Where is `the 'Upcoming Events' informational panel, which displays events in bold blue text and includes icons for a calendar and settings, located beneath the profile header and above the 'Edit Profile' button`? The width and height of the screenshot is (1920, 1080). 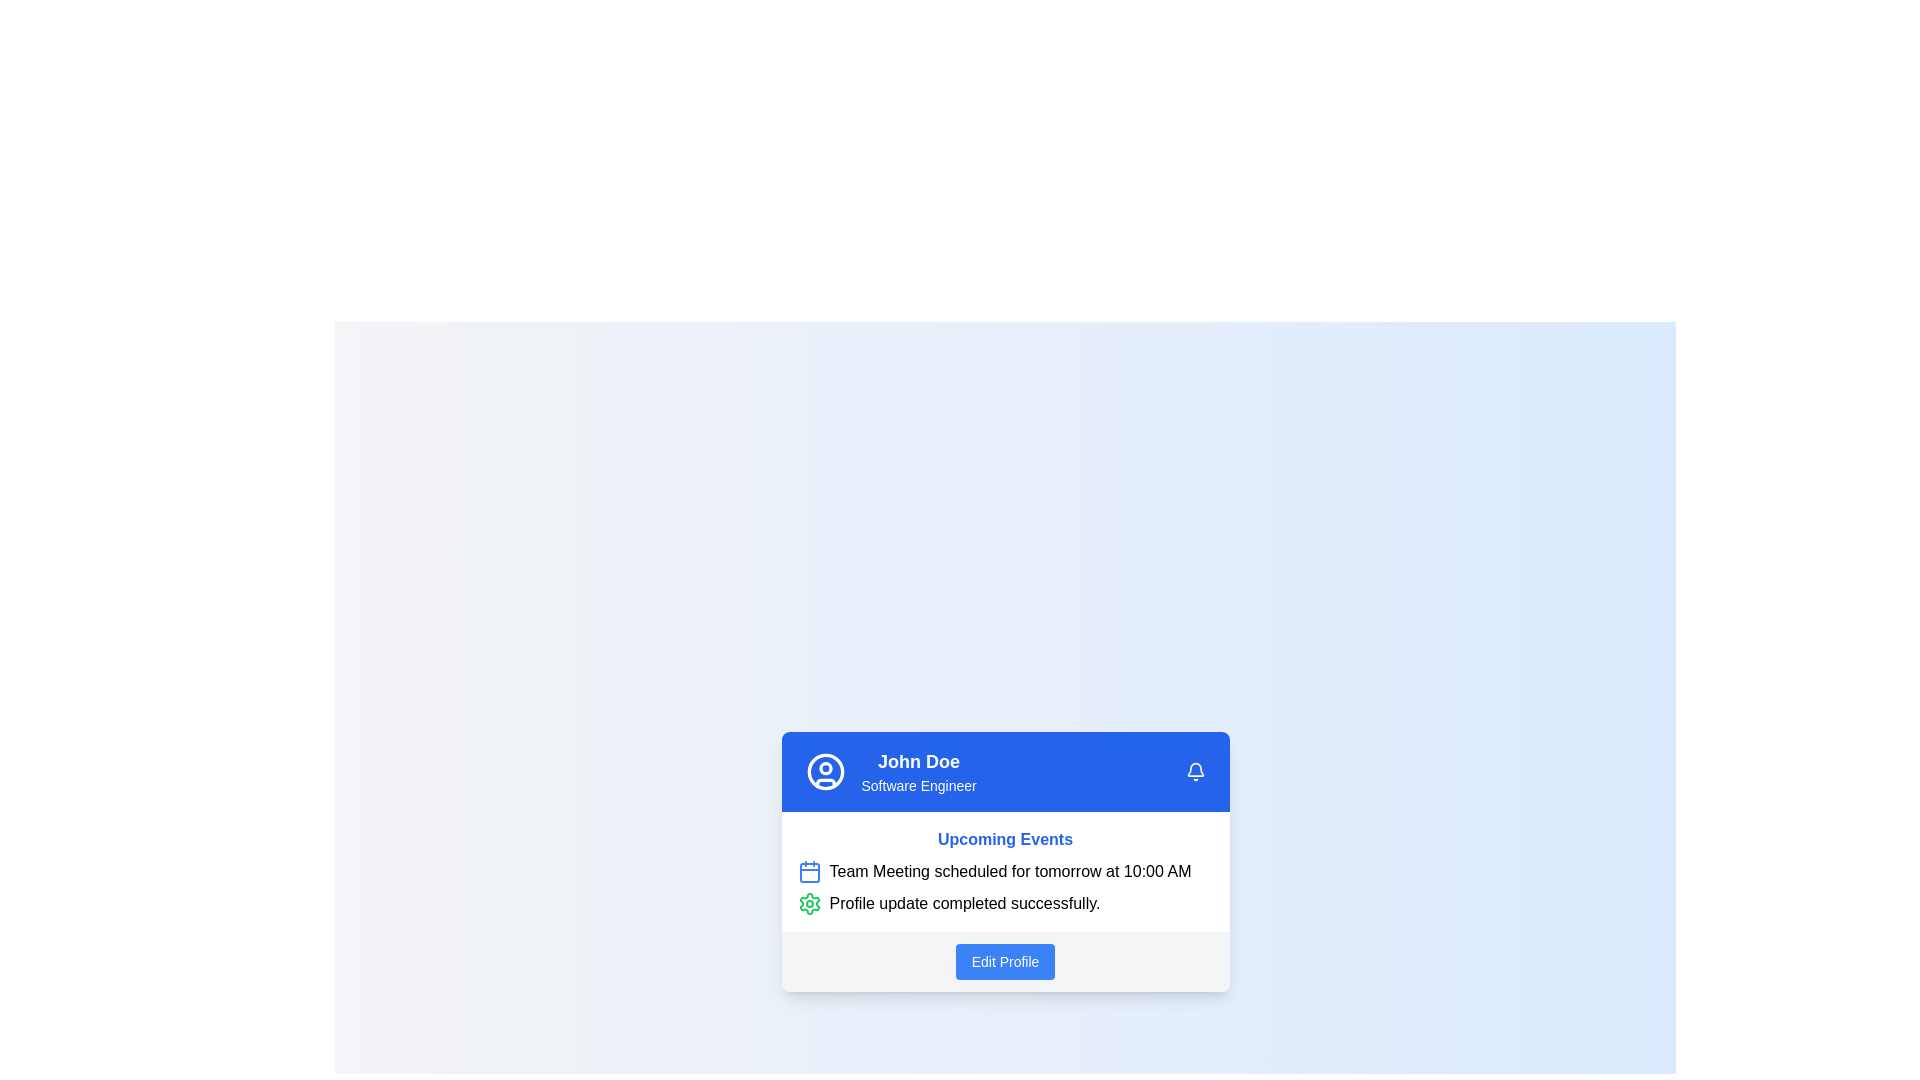 the 'Upcoming Events' informational panel, which displays events in bold blue text and includes icons for a calendar and settings, located beneath the profile header and above the 'Edit Profile' button is located at coordinates (1005, 870).